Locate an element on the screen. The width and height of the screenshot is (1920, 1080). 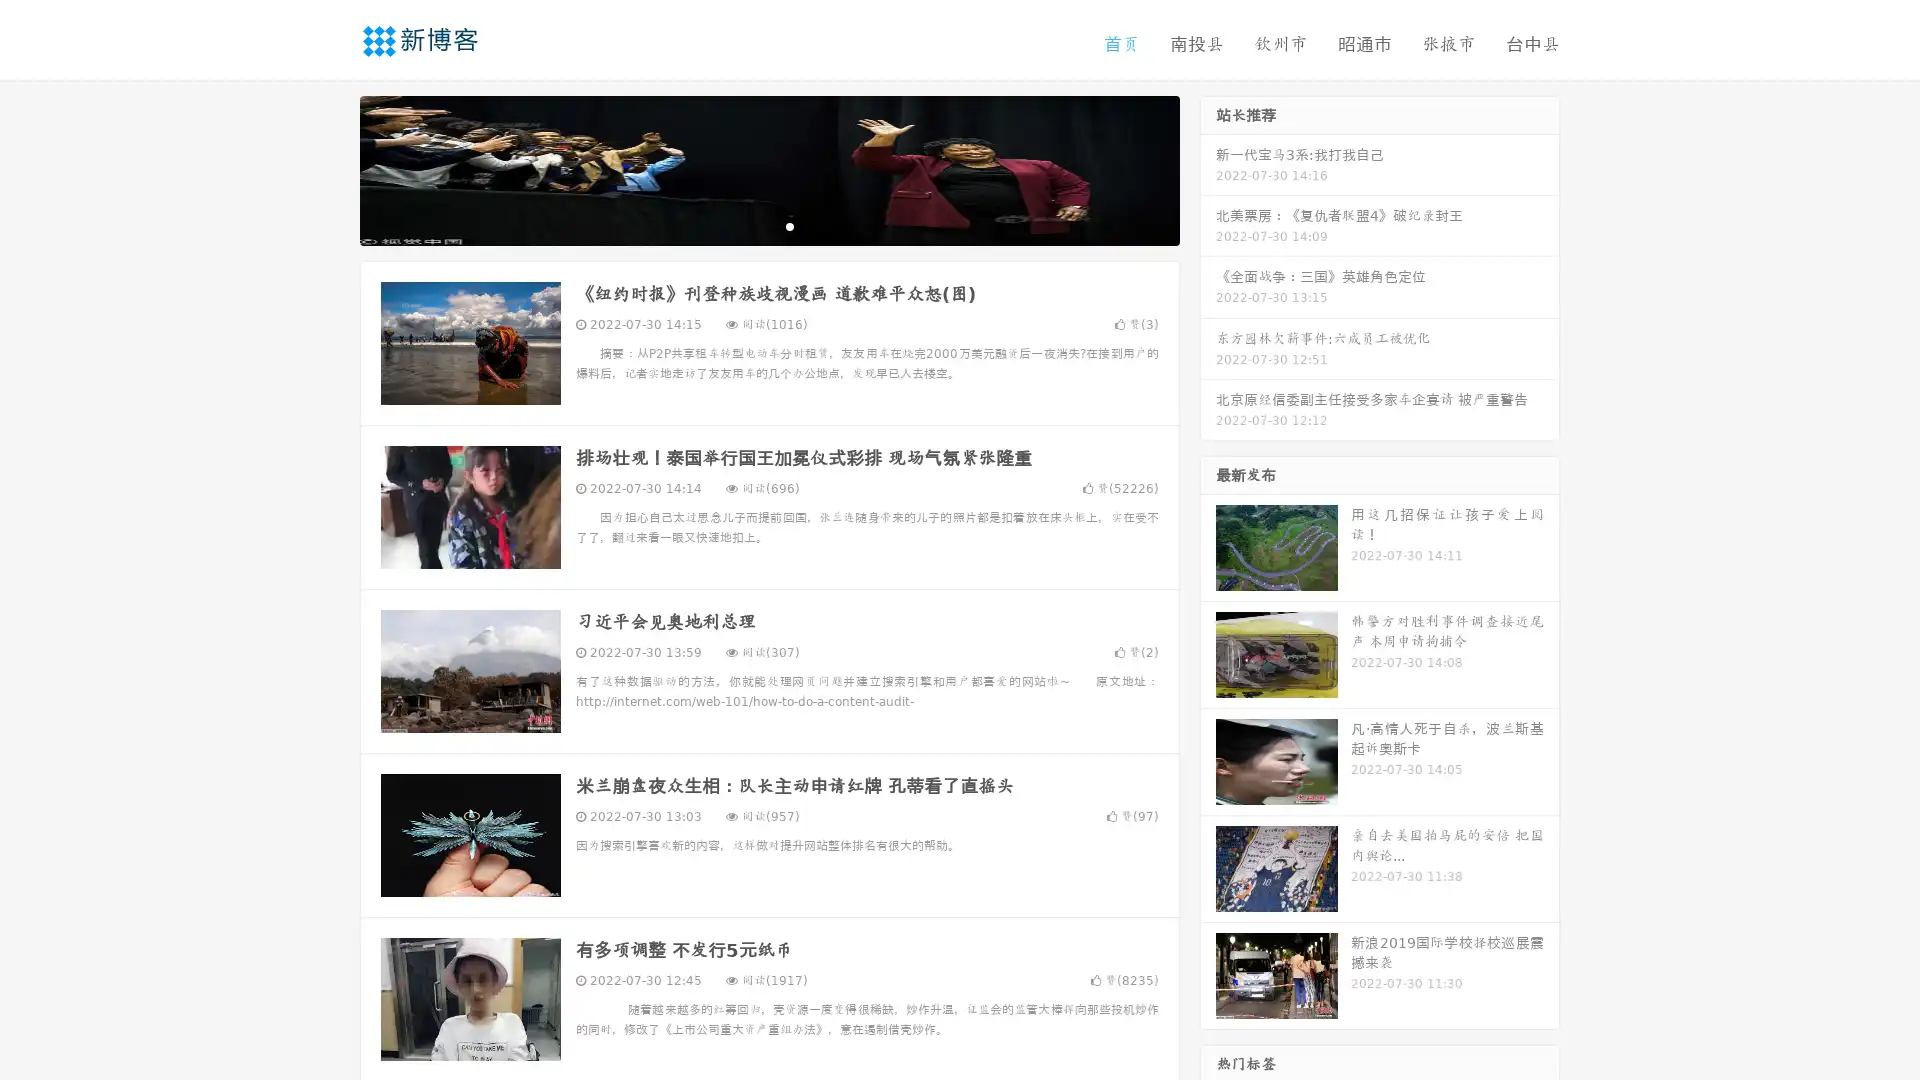
Go to slide 3 is located at coordinates (789, 225).